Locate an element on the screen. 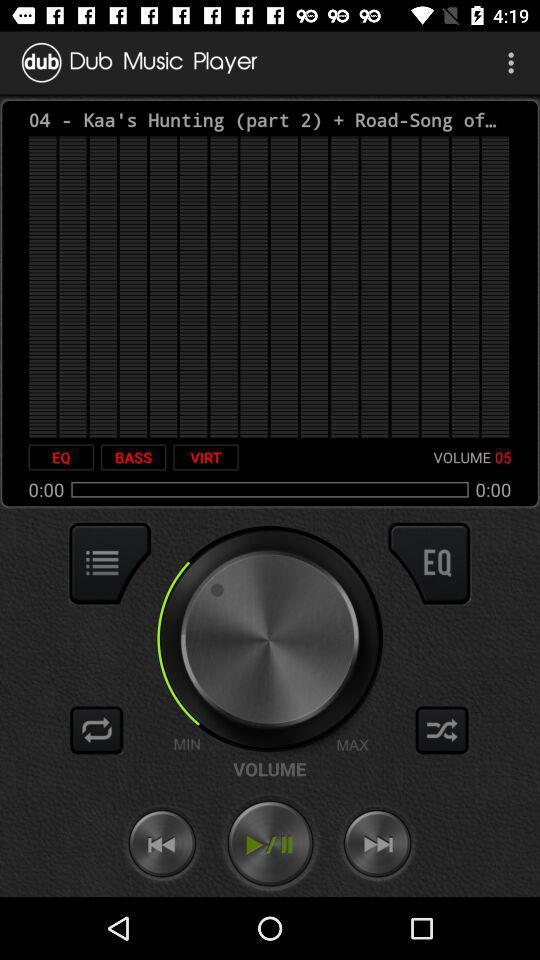  icon to the left of the volume icon is located at coordinates (205, 457).